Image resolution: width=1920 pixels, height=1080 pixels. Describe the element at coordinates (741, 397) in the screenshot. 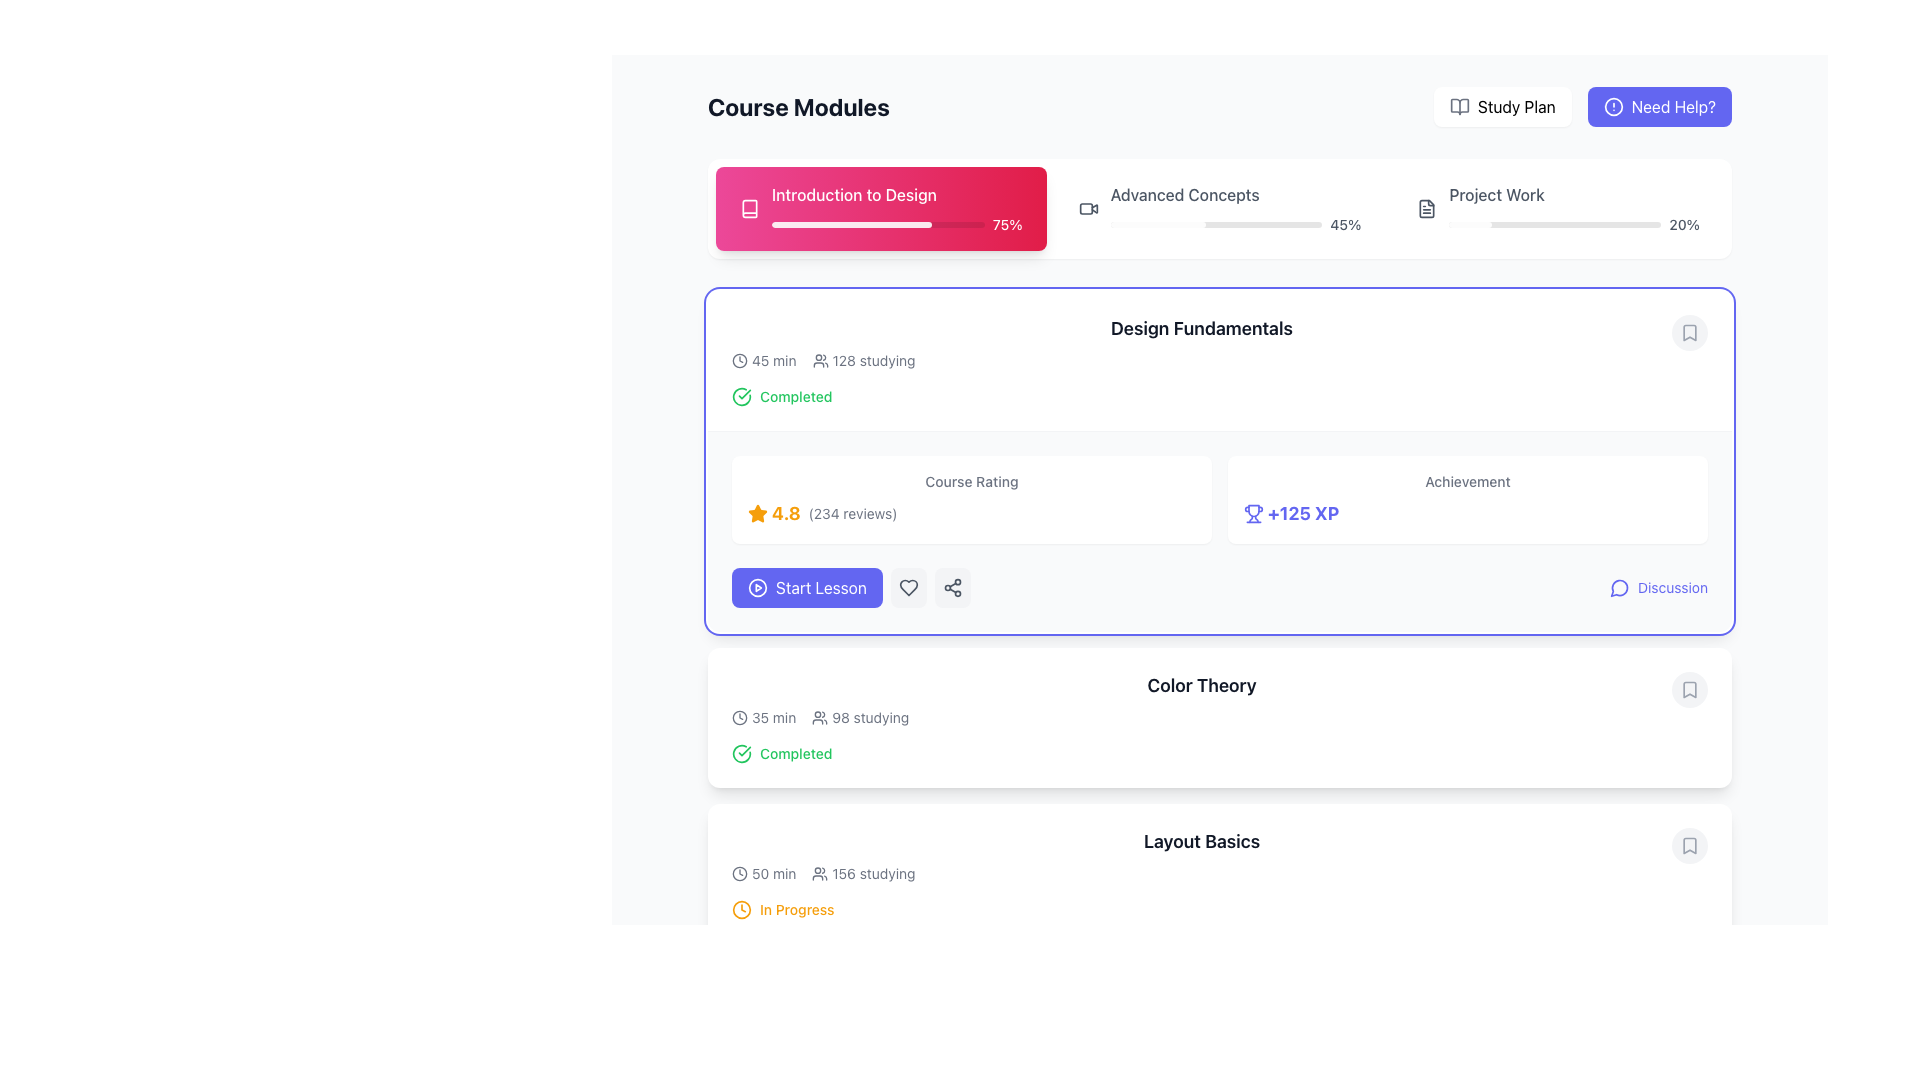

I see `the circular completion status icon with a check mark located to the left of the 'Completed' text in the 'Design Fundamentals' course module section` at that location.